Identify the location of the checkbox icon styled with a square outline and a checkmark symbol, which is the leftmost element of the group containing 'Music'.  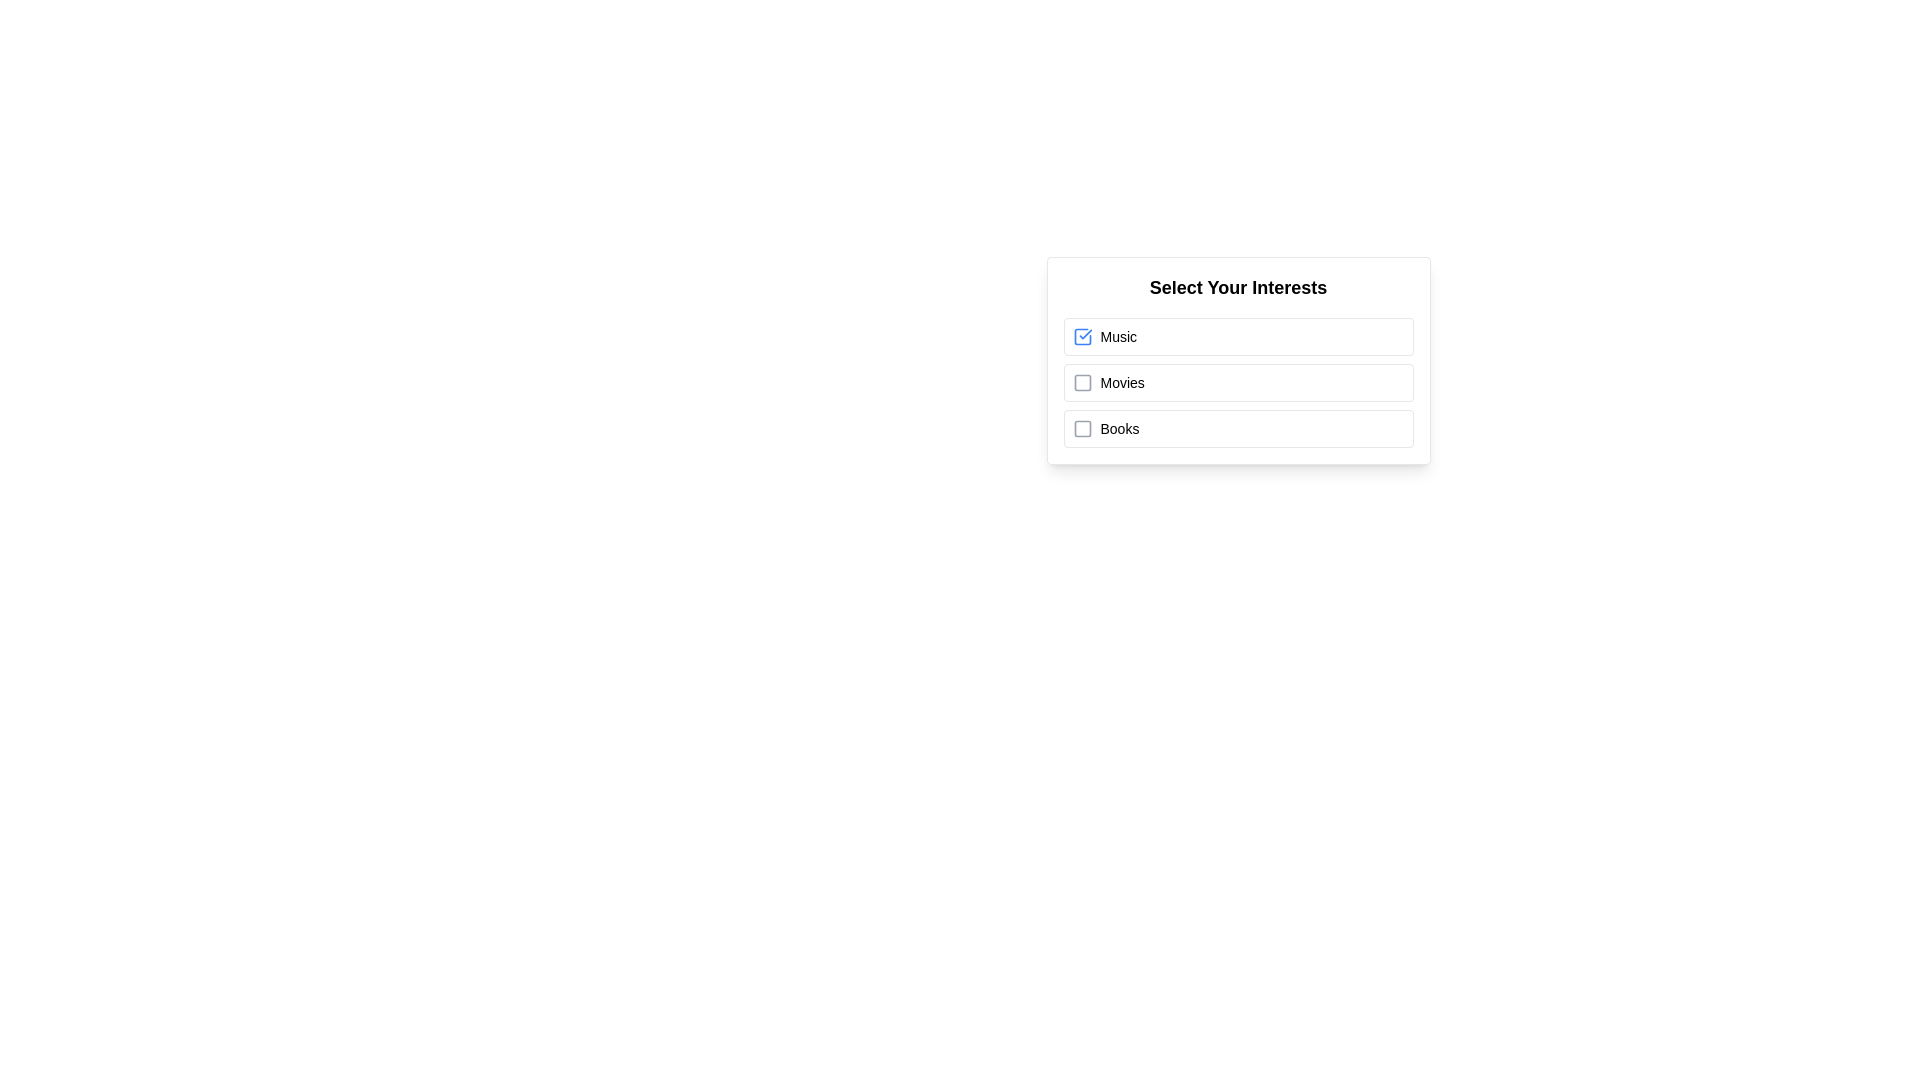
(1081, 335).